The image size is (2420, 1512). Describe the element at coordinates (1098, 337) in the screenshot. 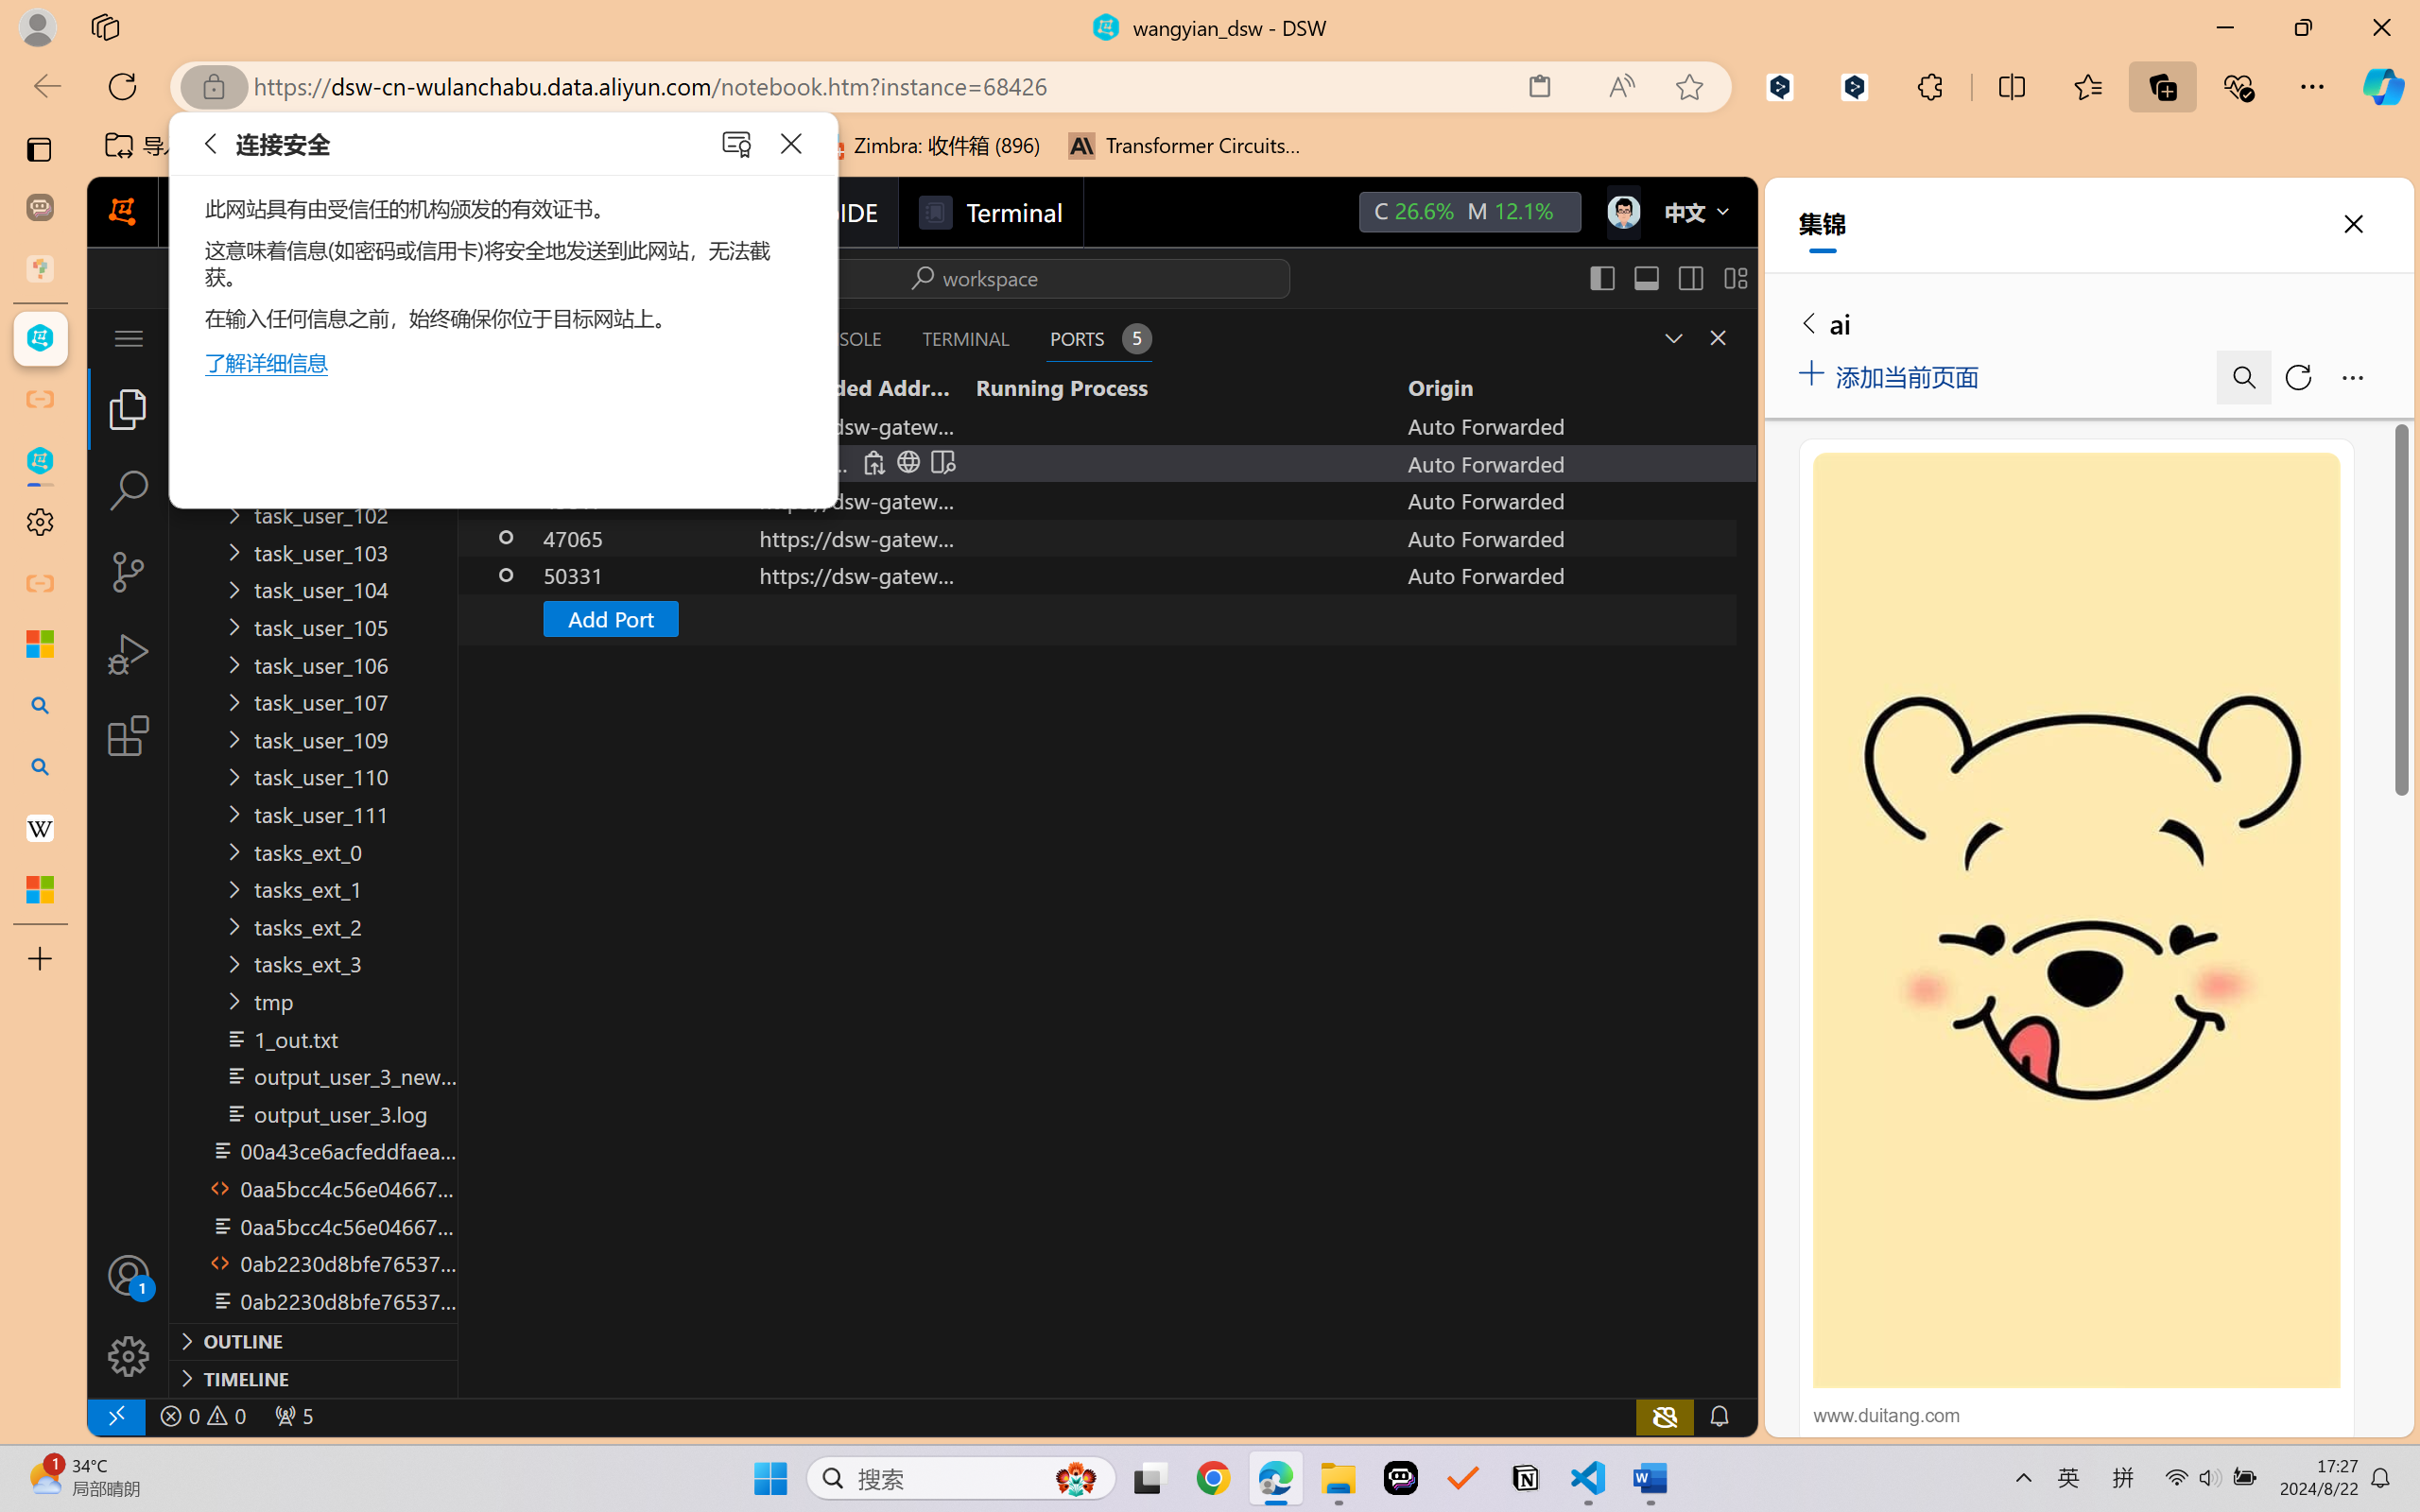

I see `'Ports - 5 forwarded ports Ports - 5 forwarded ports'` at that location.